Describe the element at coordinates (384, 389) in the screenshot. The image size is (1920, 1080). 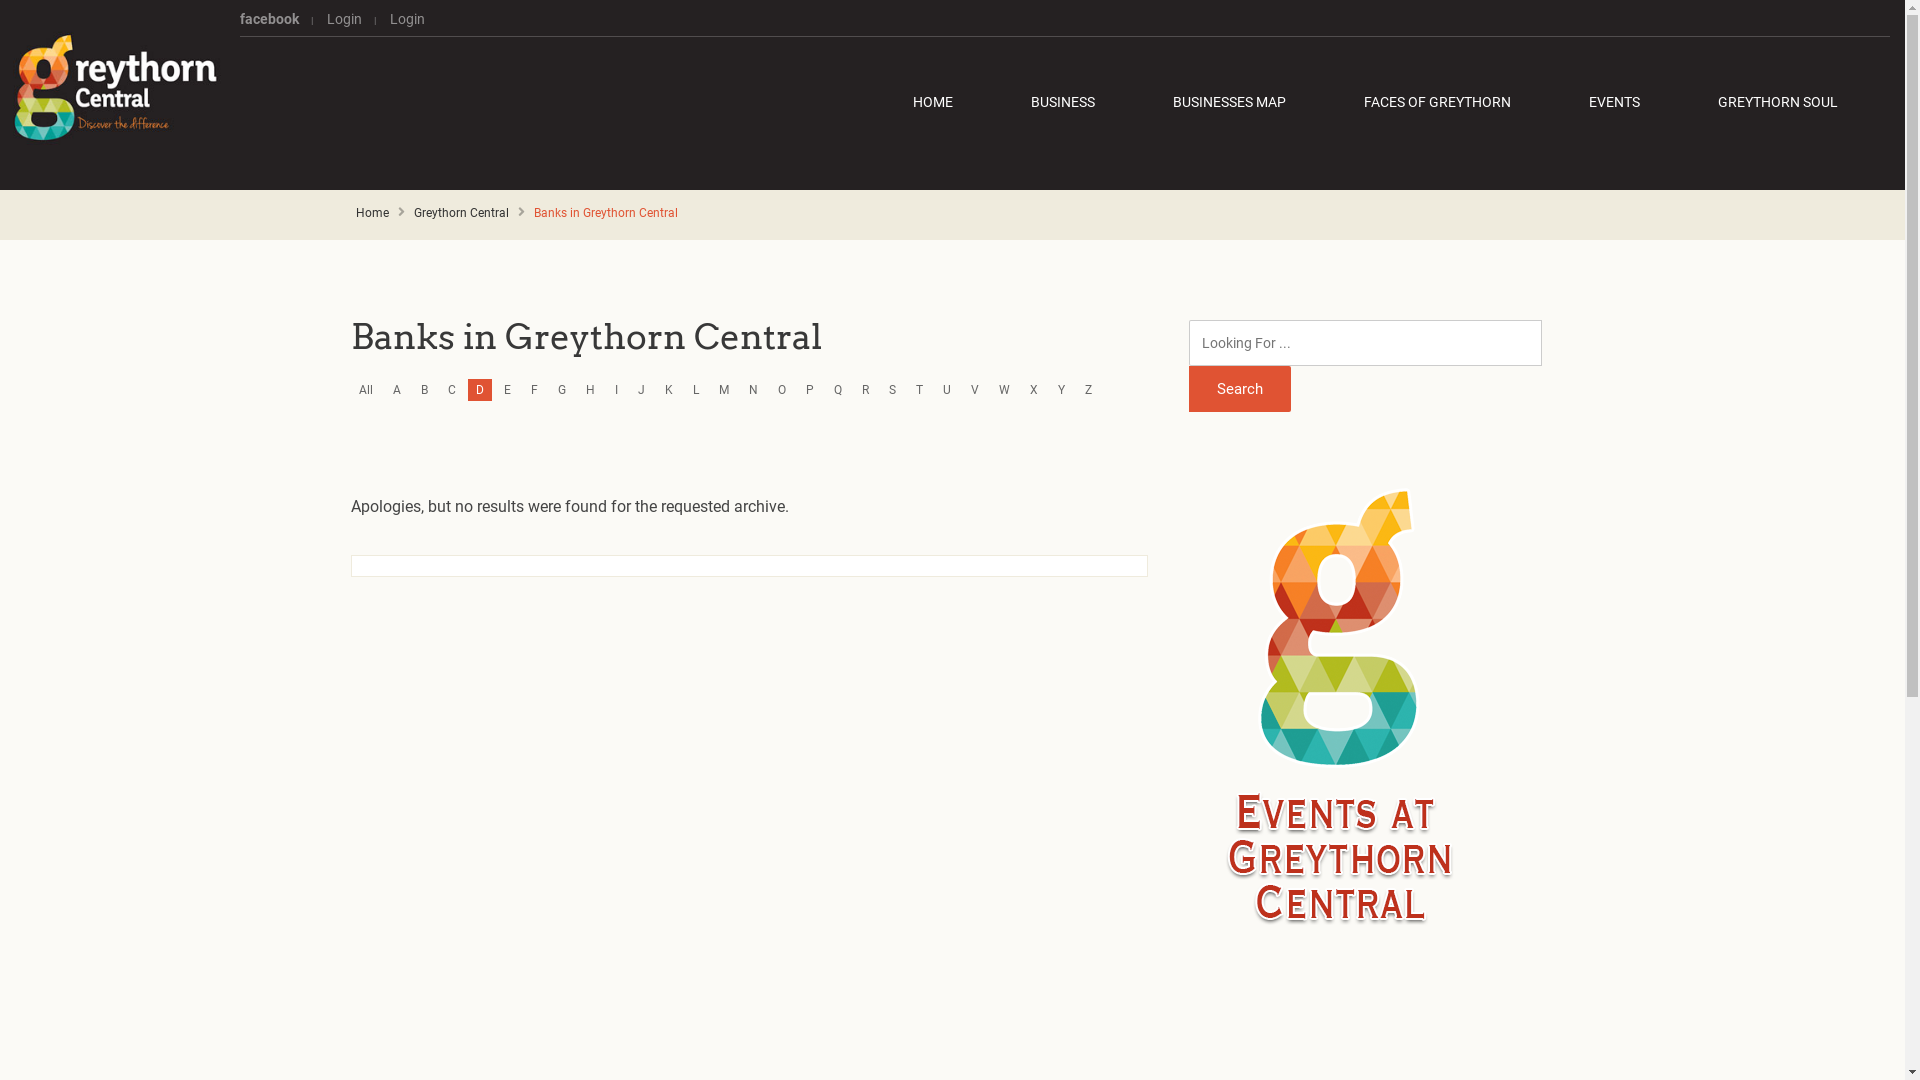
I see `'A'` at that location.